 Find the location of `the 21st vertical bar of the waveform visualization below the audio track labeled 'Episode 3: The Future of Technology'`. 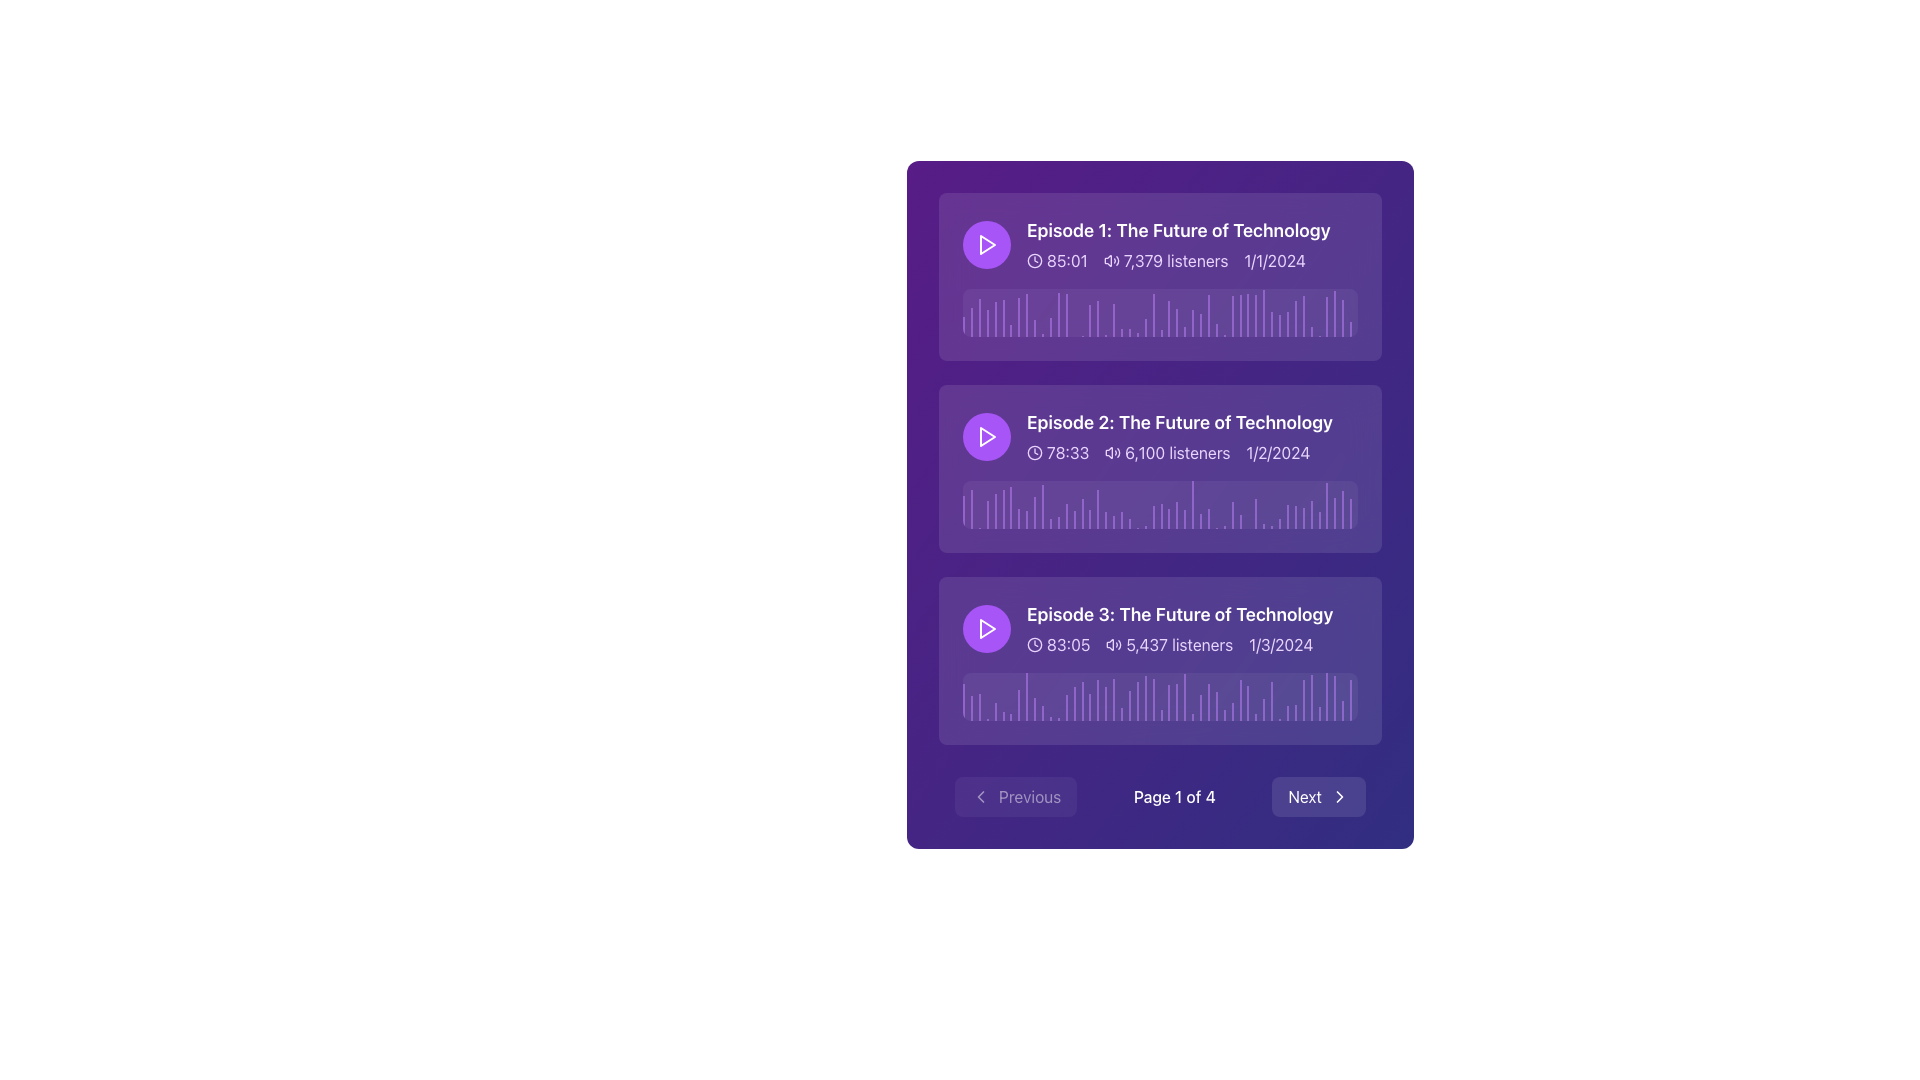

the 21st vertical bar of the waveform visualization below the audio track labeled 'Episode 3: The Future of Technology' is located at coordinates (1122, 712).